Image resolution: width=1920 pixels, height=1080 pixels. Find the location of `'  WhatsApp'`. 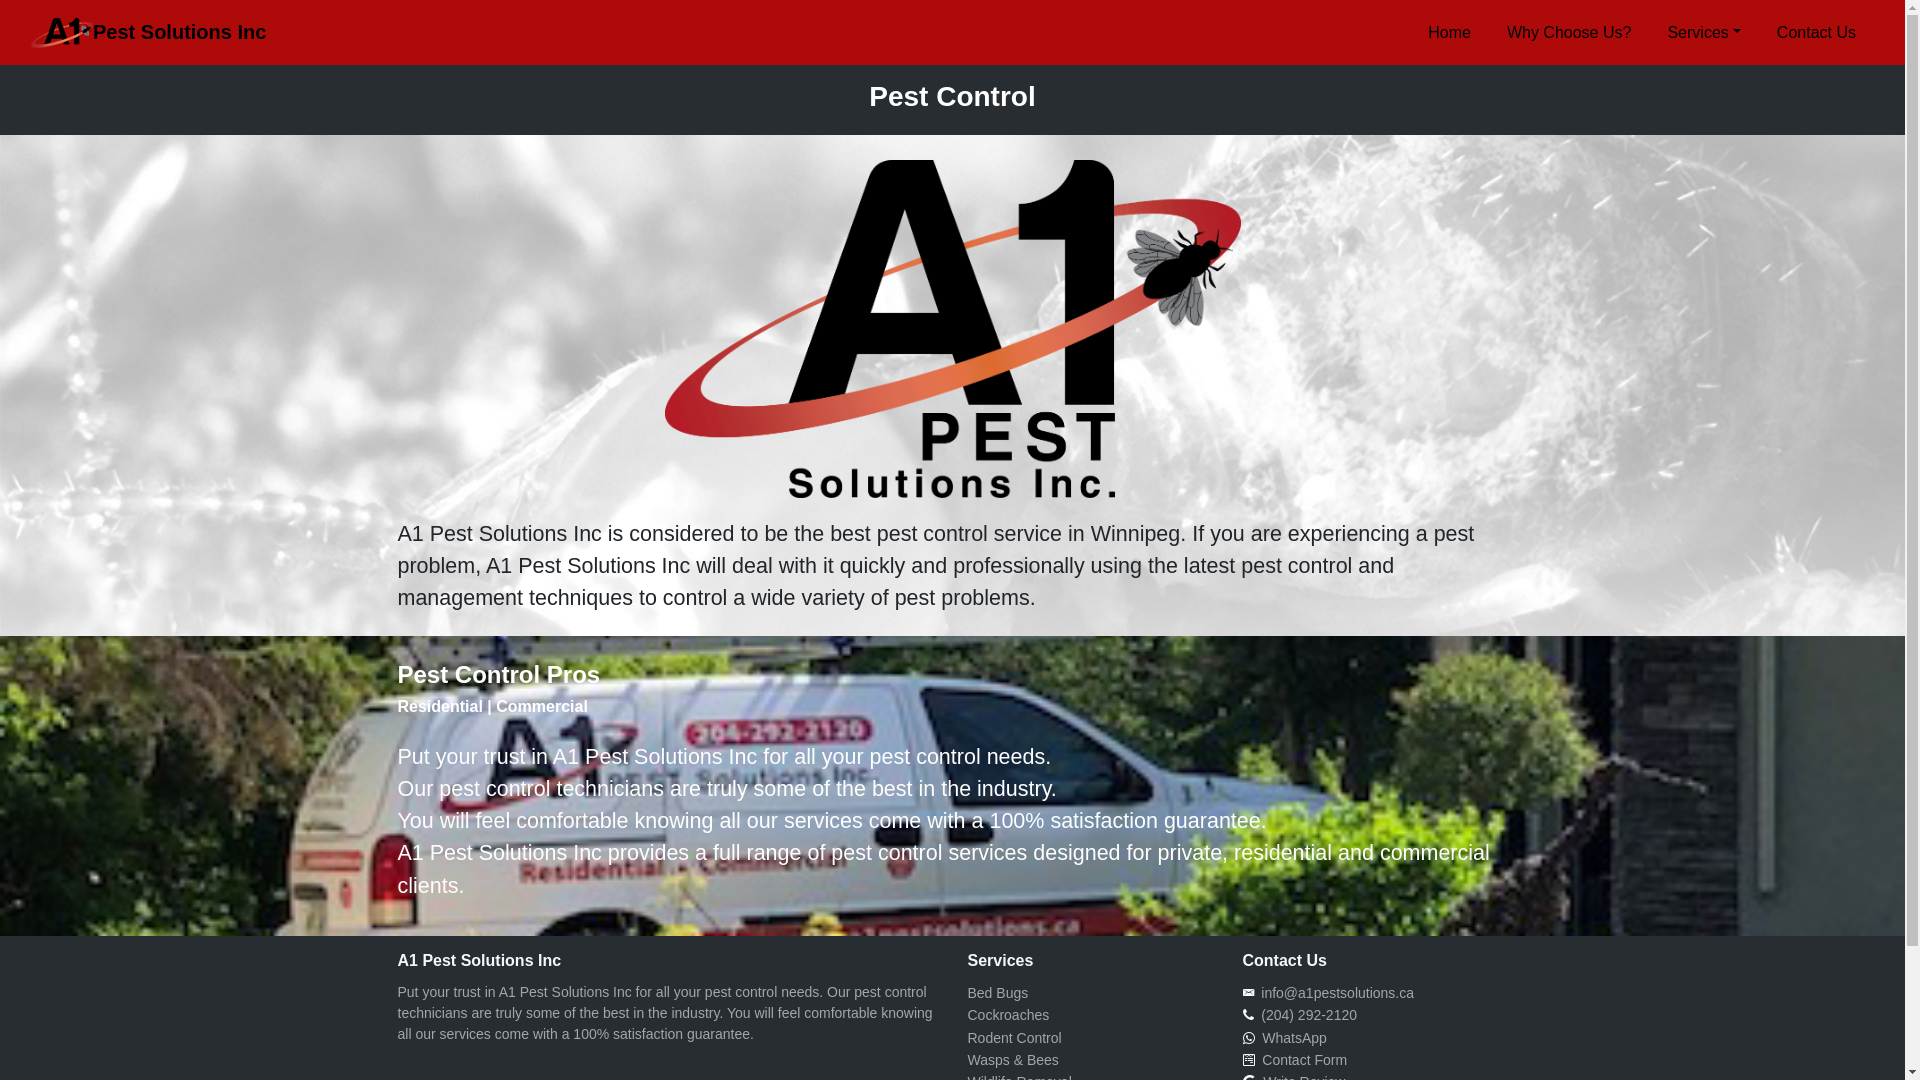

'  WhatsApp' is located at coordinates (1252, 1036).